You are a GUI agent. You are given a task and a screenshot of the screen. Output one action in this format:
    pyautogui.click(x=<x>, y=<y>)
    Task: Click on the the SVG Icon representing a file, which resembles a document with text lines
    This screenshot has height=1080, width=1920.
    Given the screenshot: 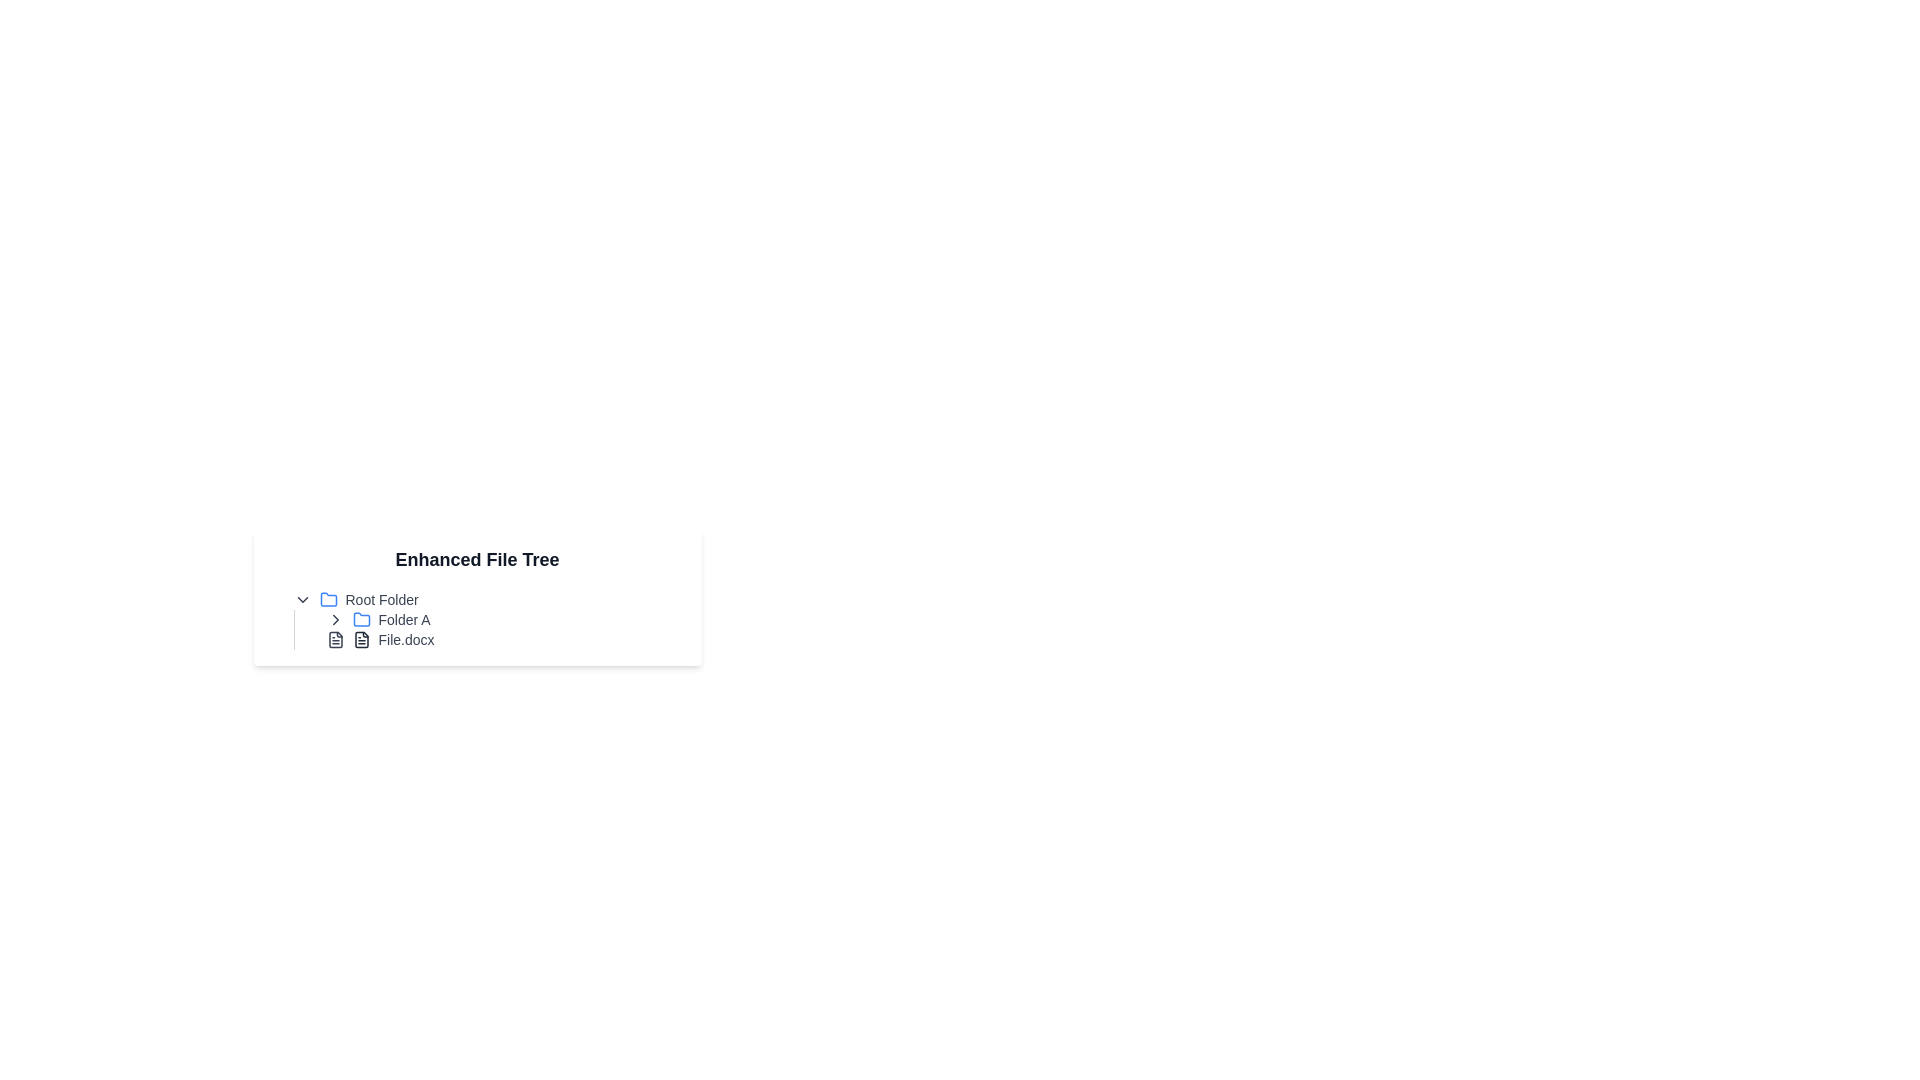 What is the action you would take?
    pyautogui.click(x=335, y=640)
    